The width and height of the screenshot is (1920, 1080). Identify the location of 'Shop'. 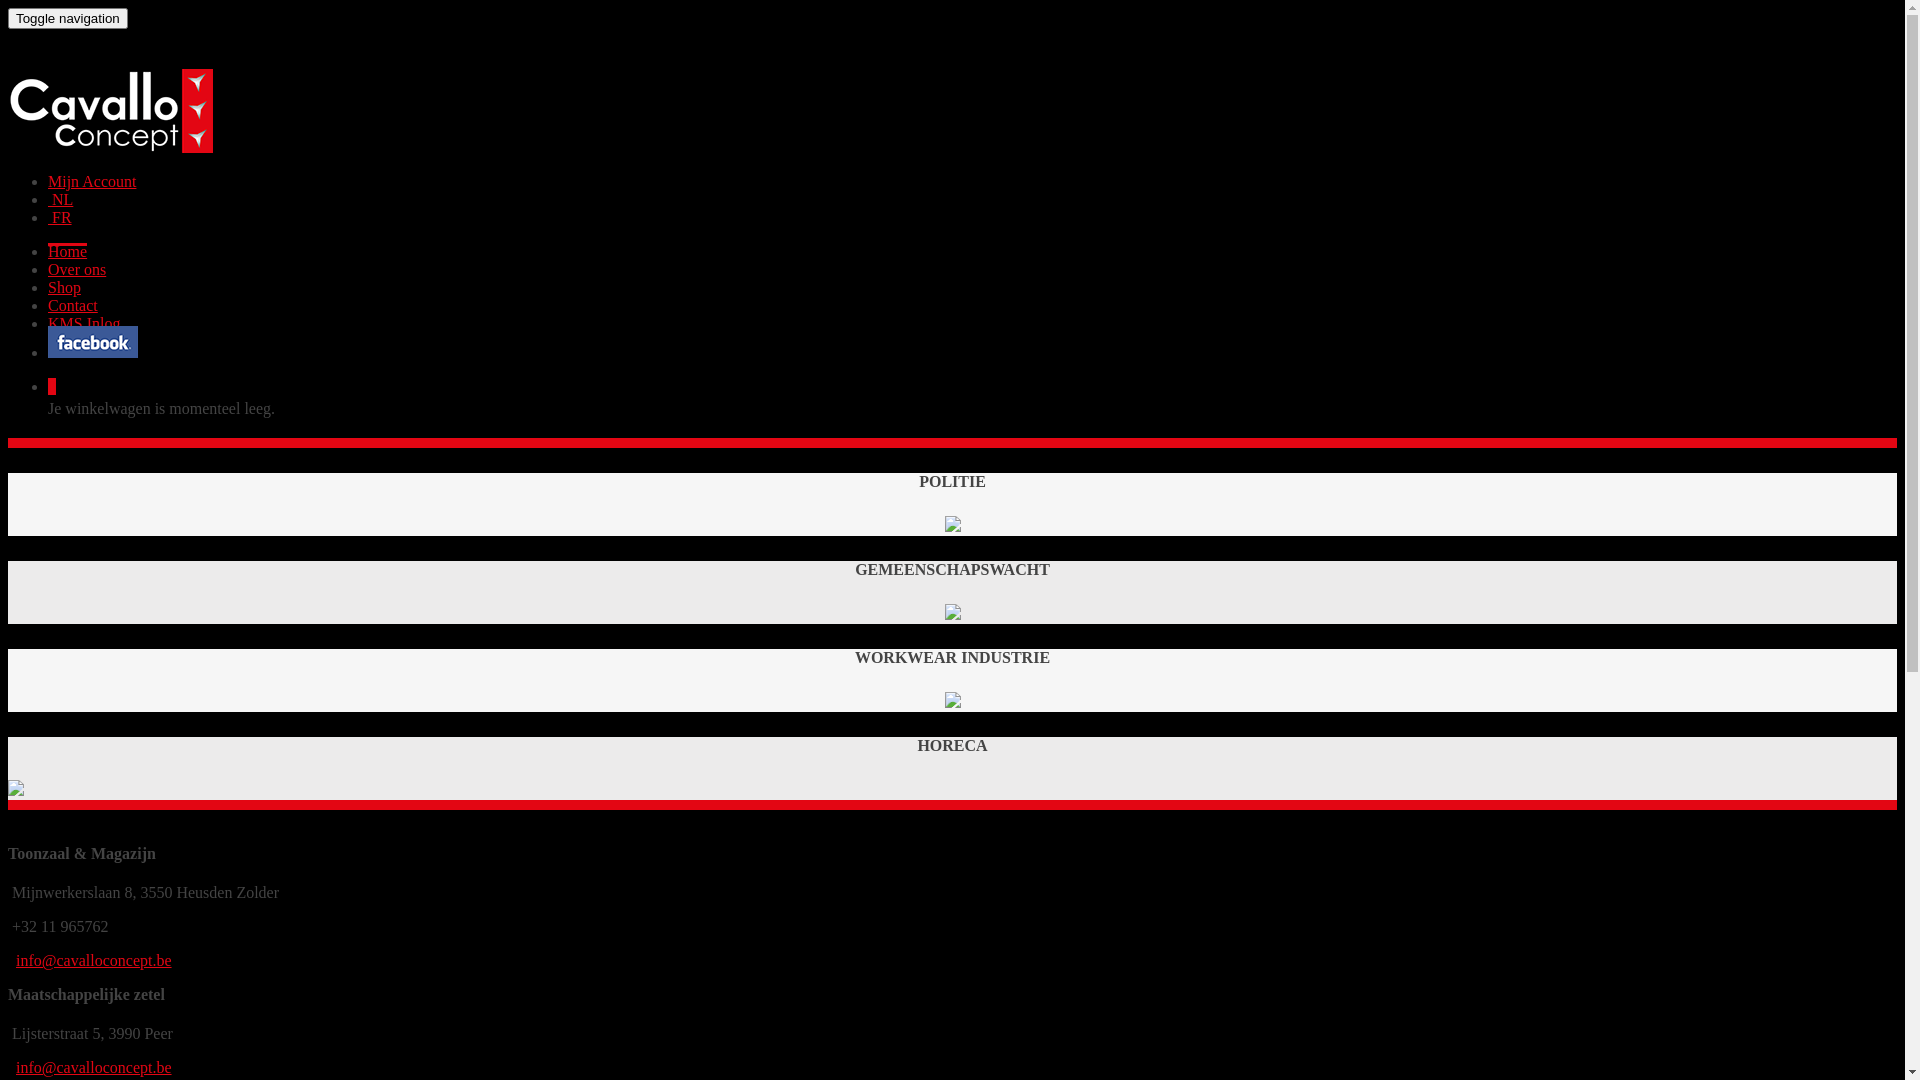
(64, 287).